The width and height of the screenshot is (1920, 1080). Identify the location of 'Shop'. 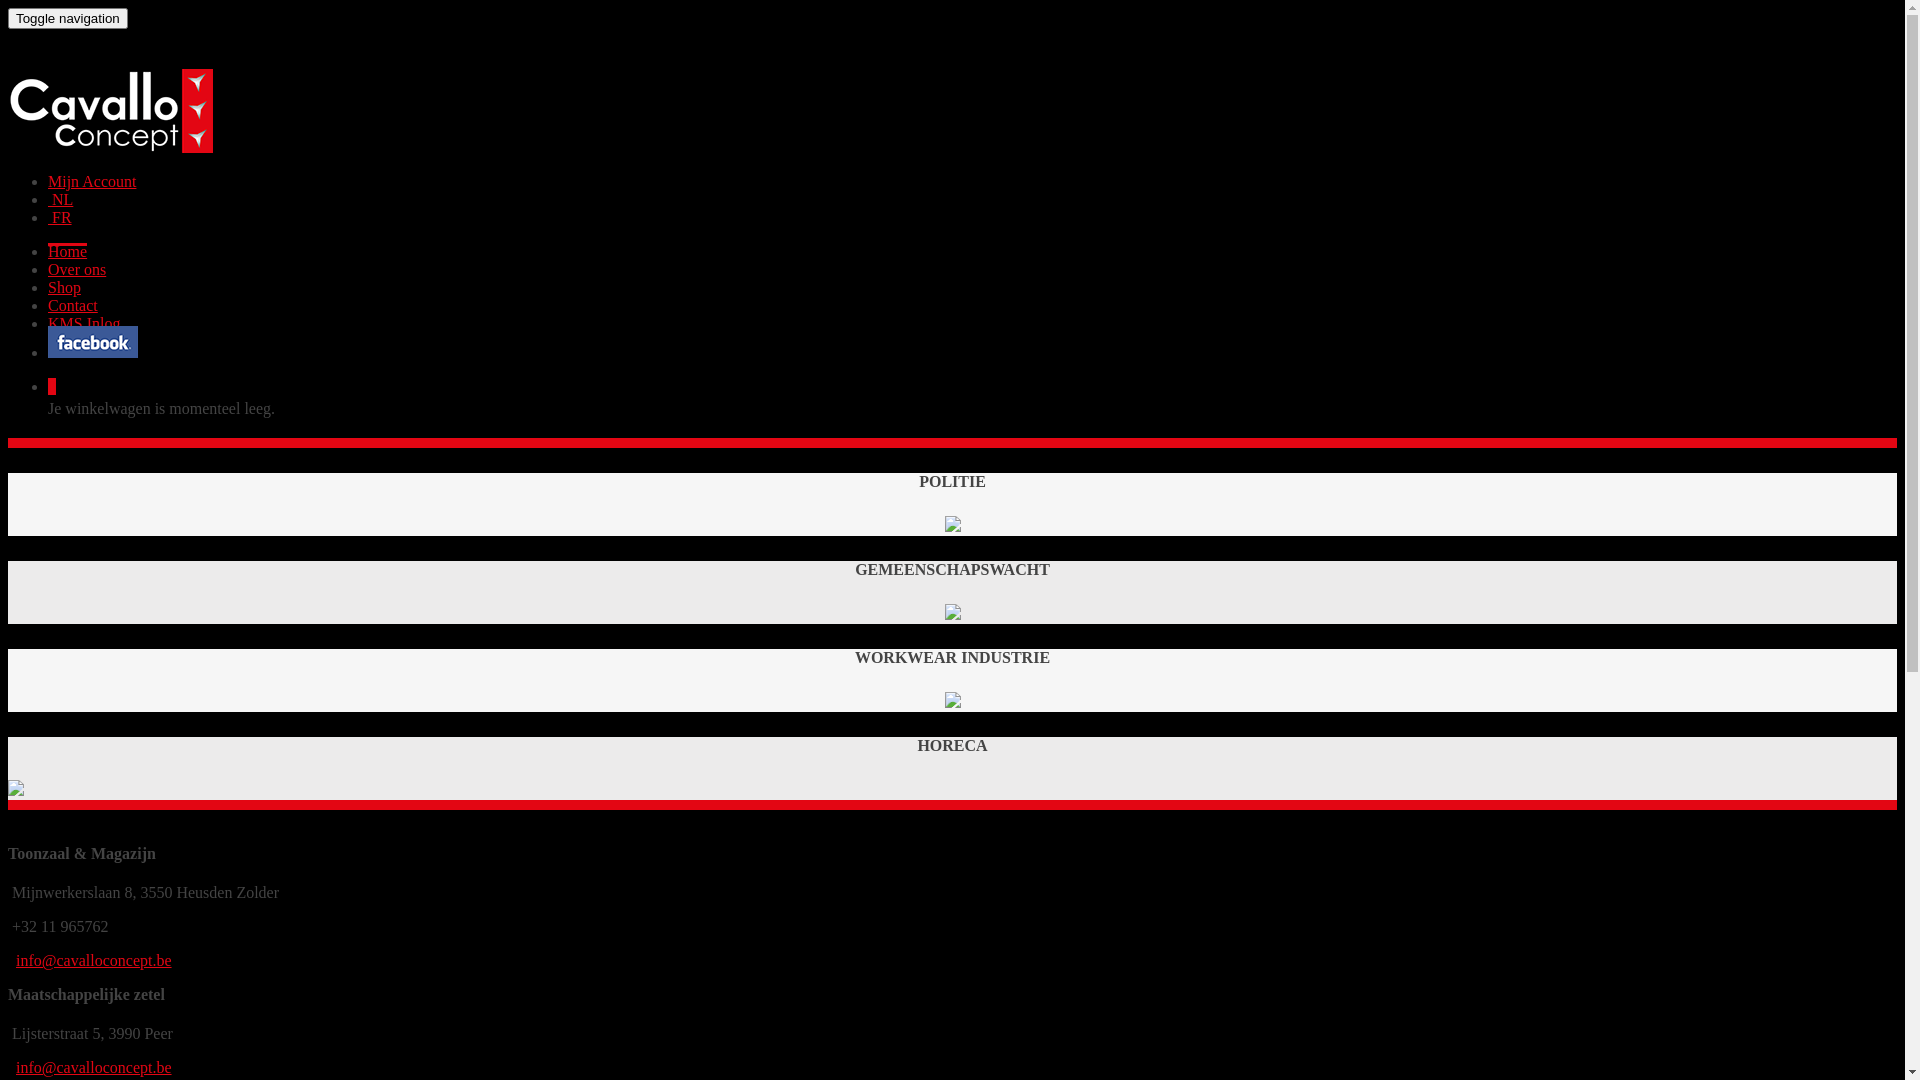
(64, 287).